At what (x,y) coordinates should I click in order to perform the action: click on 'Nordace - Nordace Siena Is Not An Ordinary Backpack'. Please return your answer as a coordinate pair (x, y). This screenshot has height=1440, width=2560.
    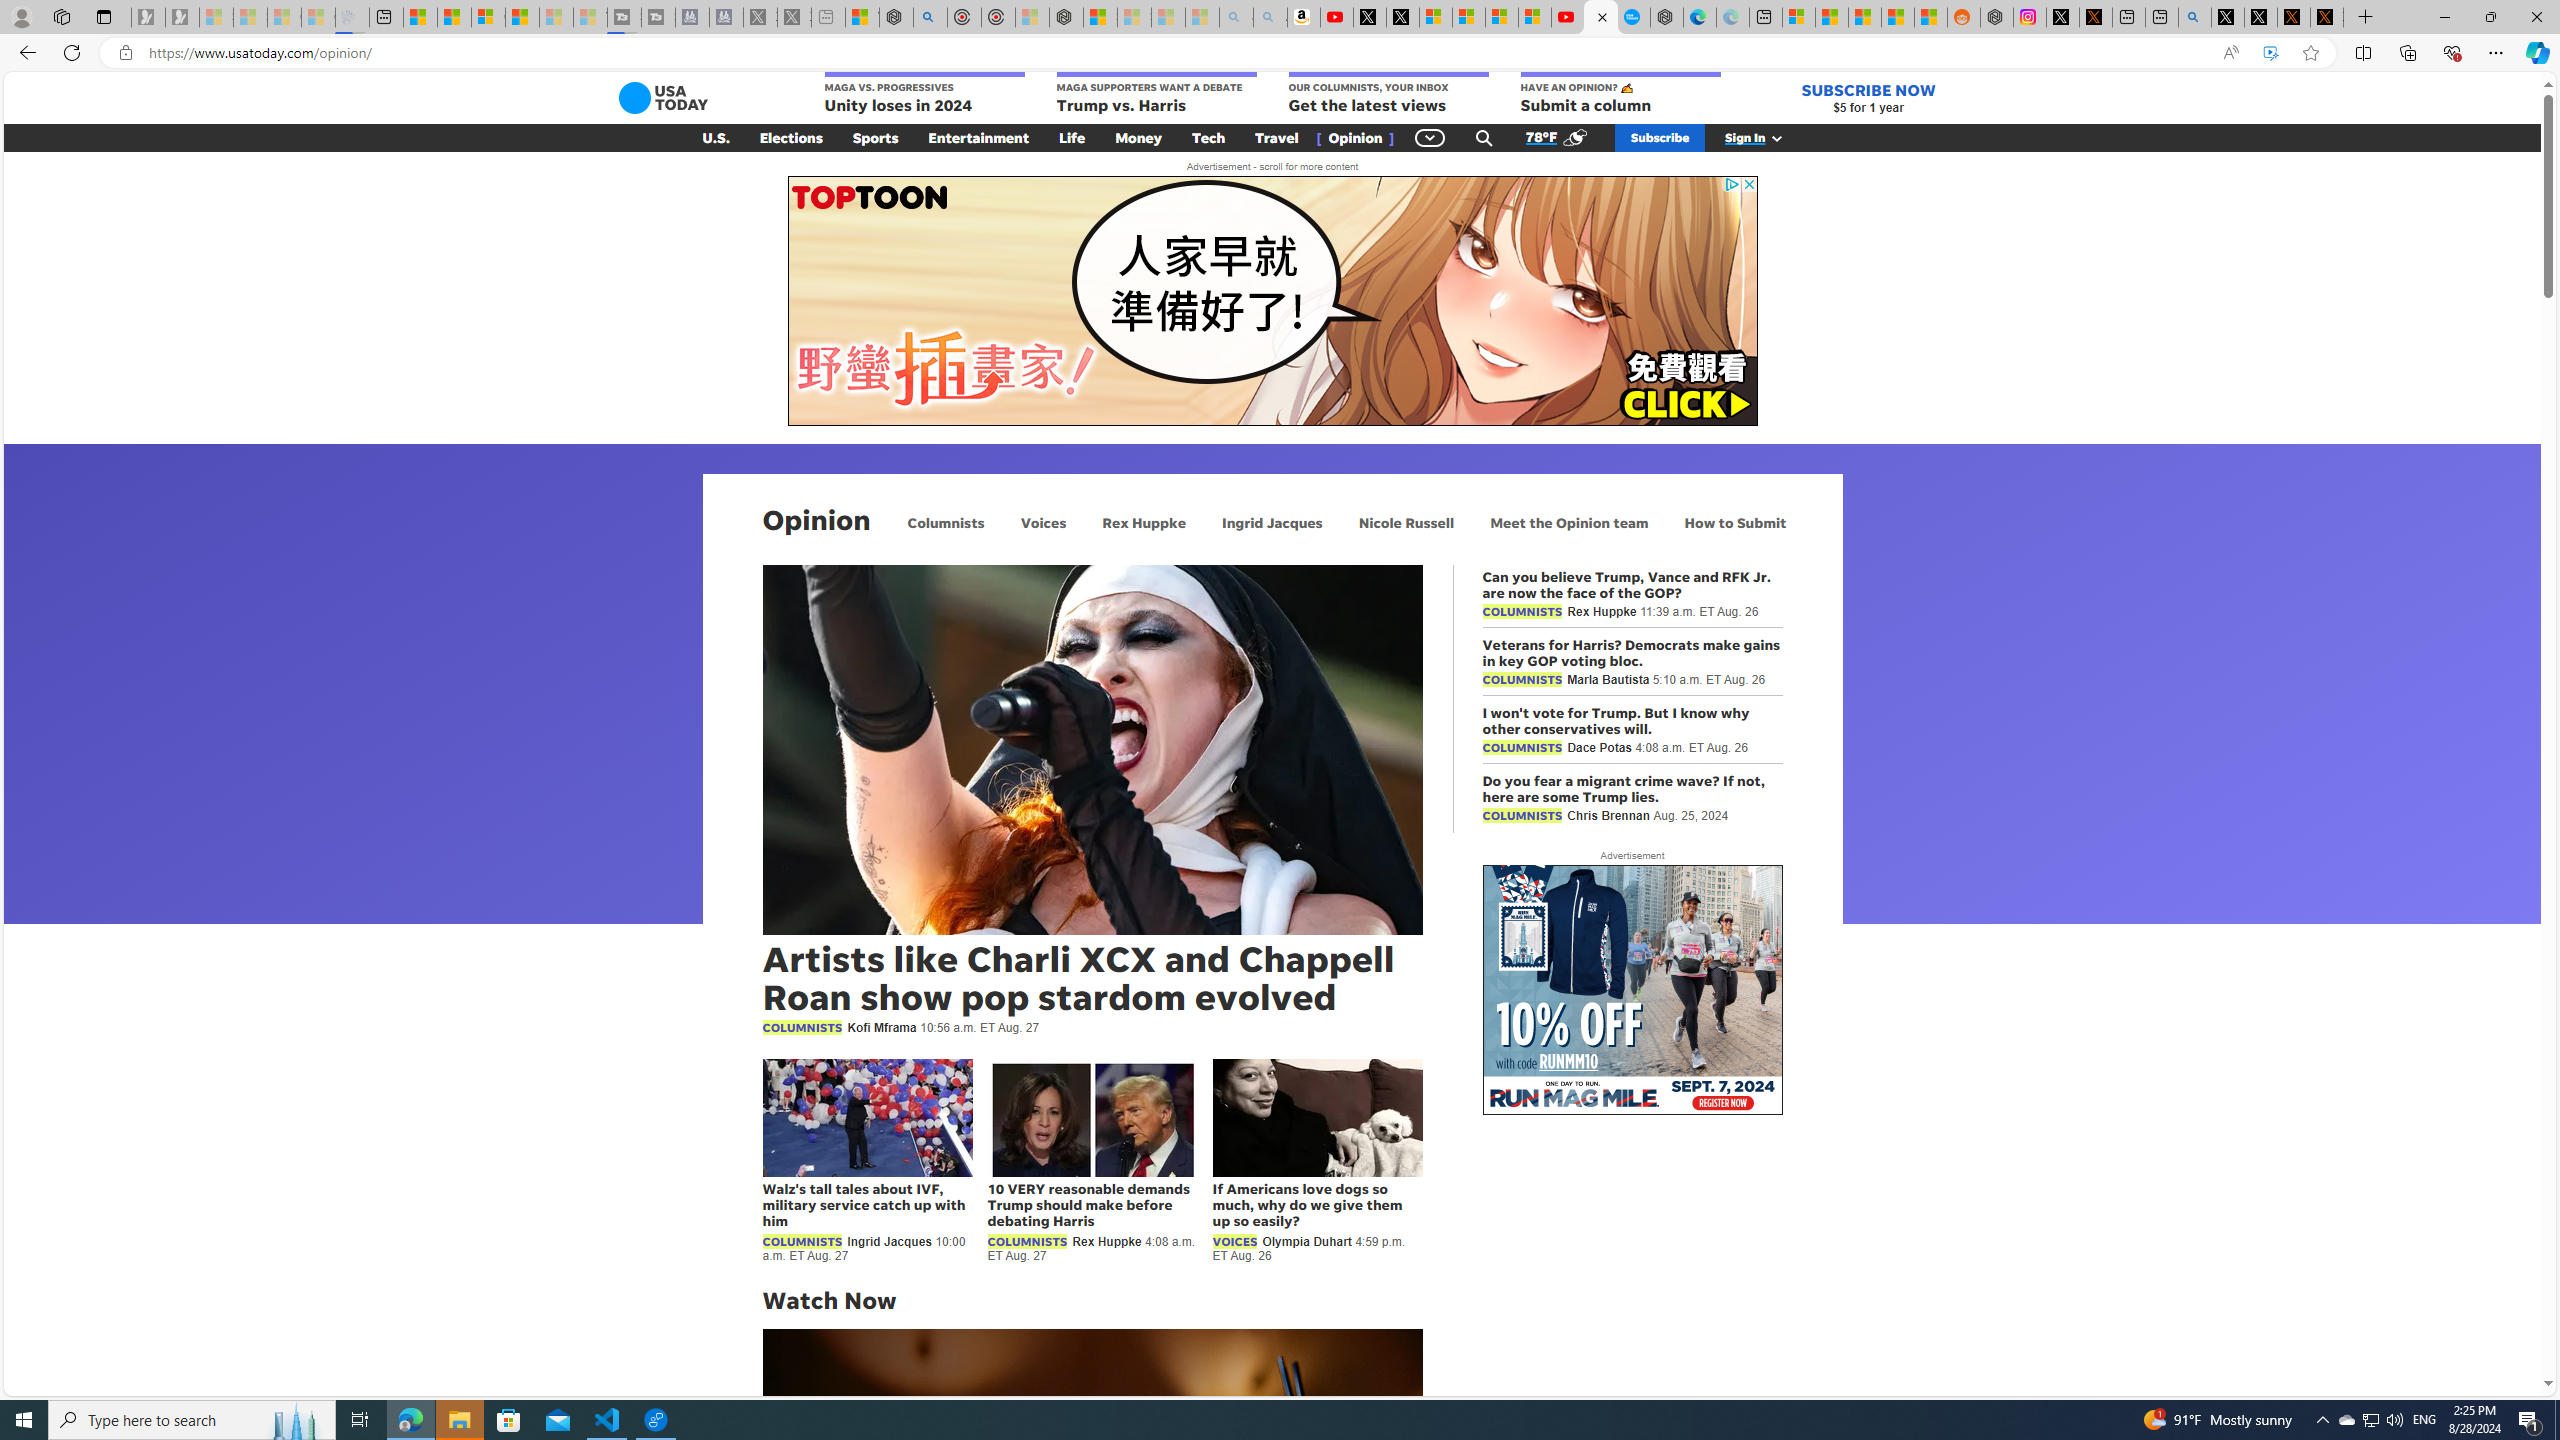
    Looking at the image, I should click on (1067, 16).